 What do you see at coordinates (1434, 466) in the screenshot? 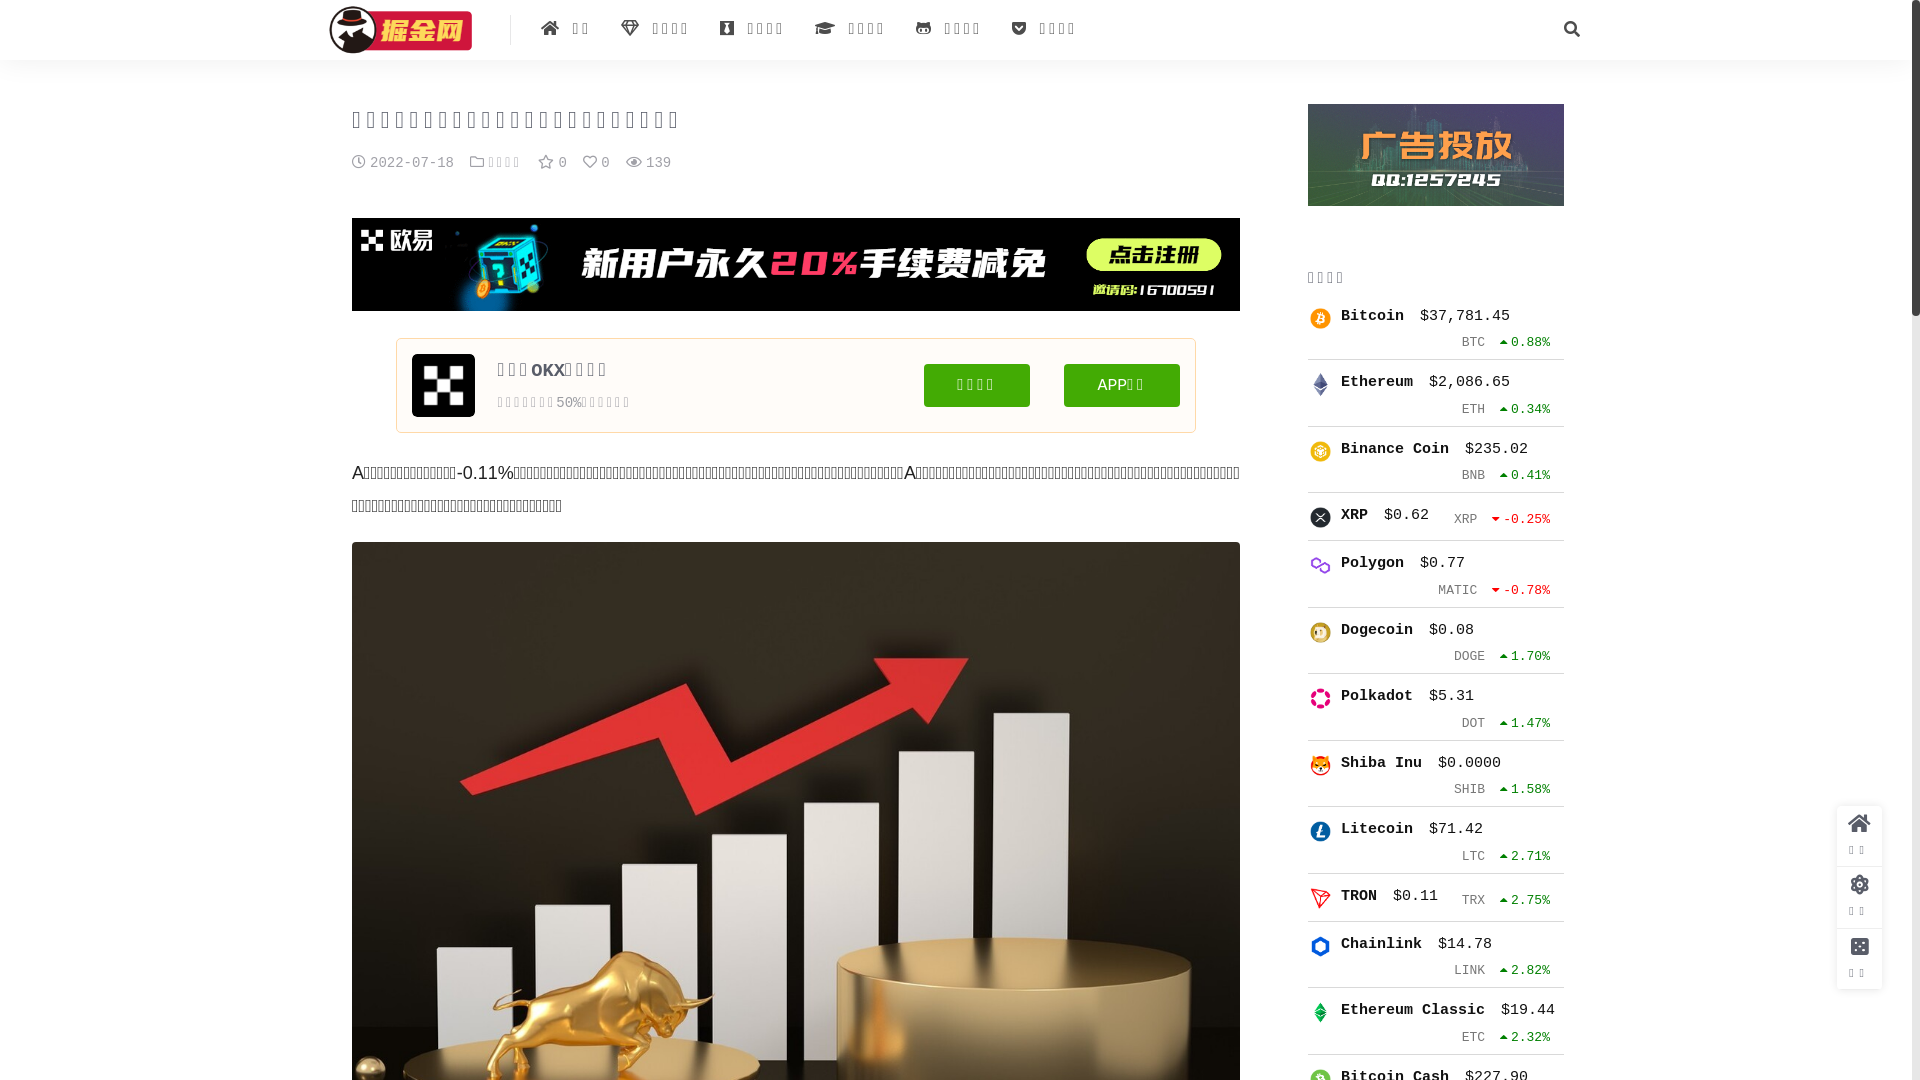
I see `'Binance Coin $235.02` at bounding box center [1434, 466].